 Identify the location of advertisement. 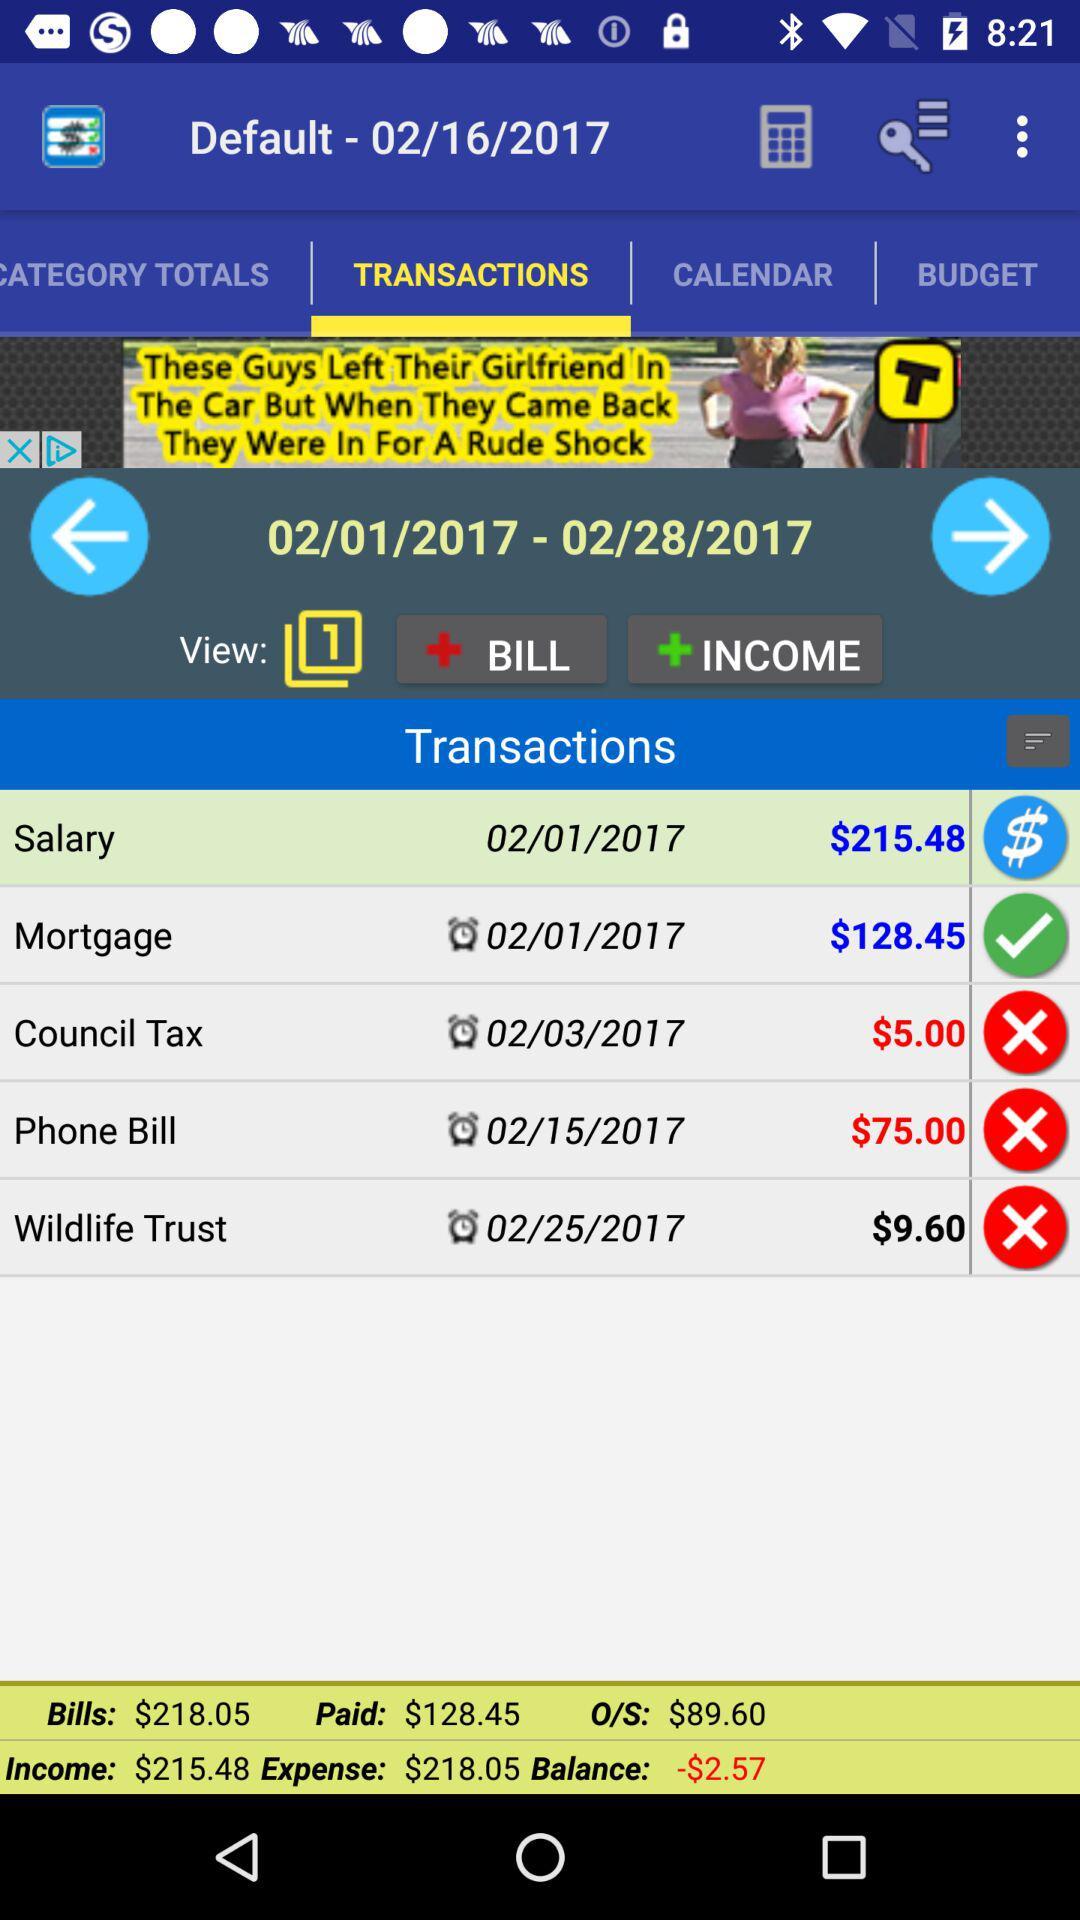
(540, 401).